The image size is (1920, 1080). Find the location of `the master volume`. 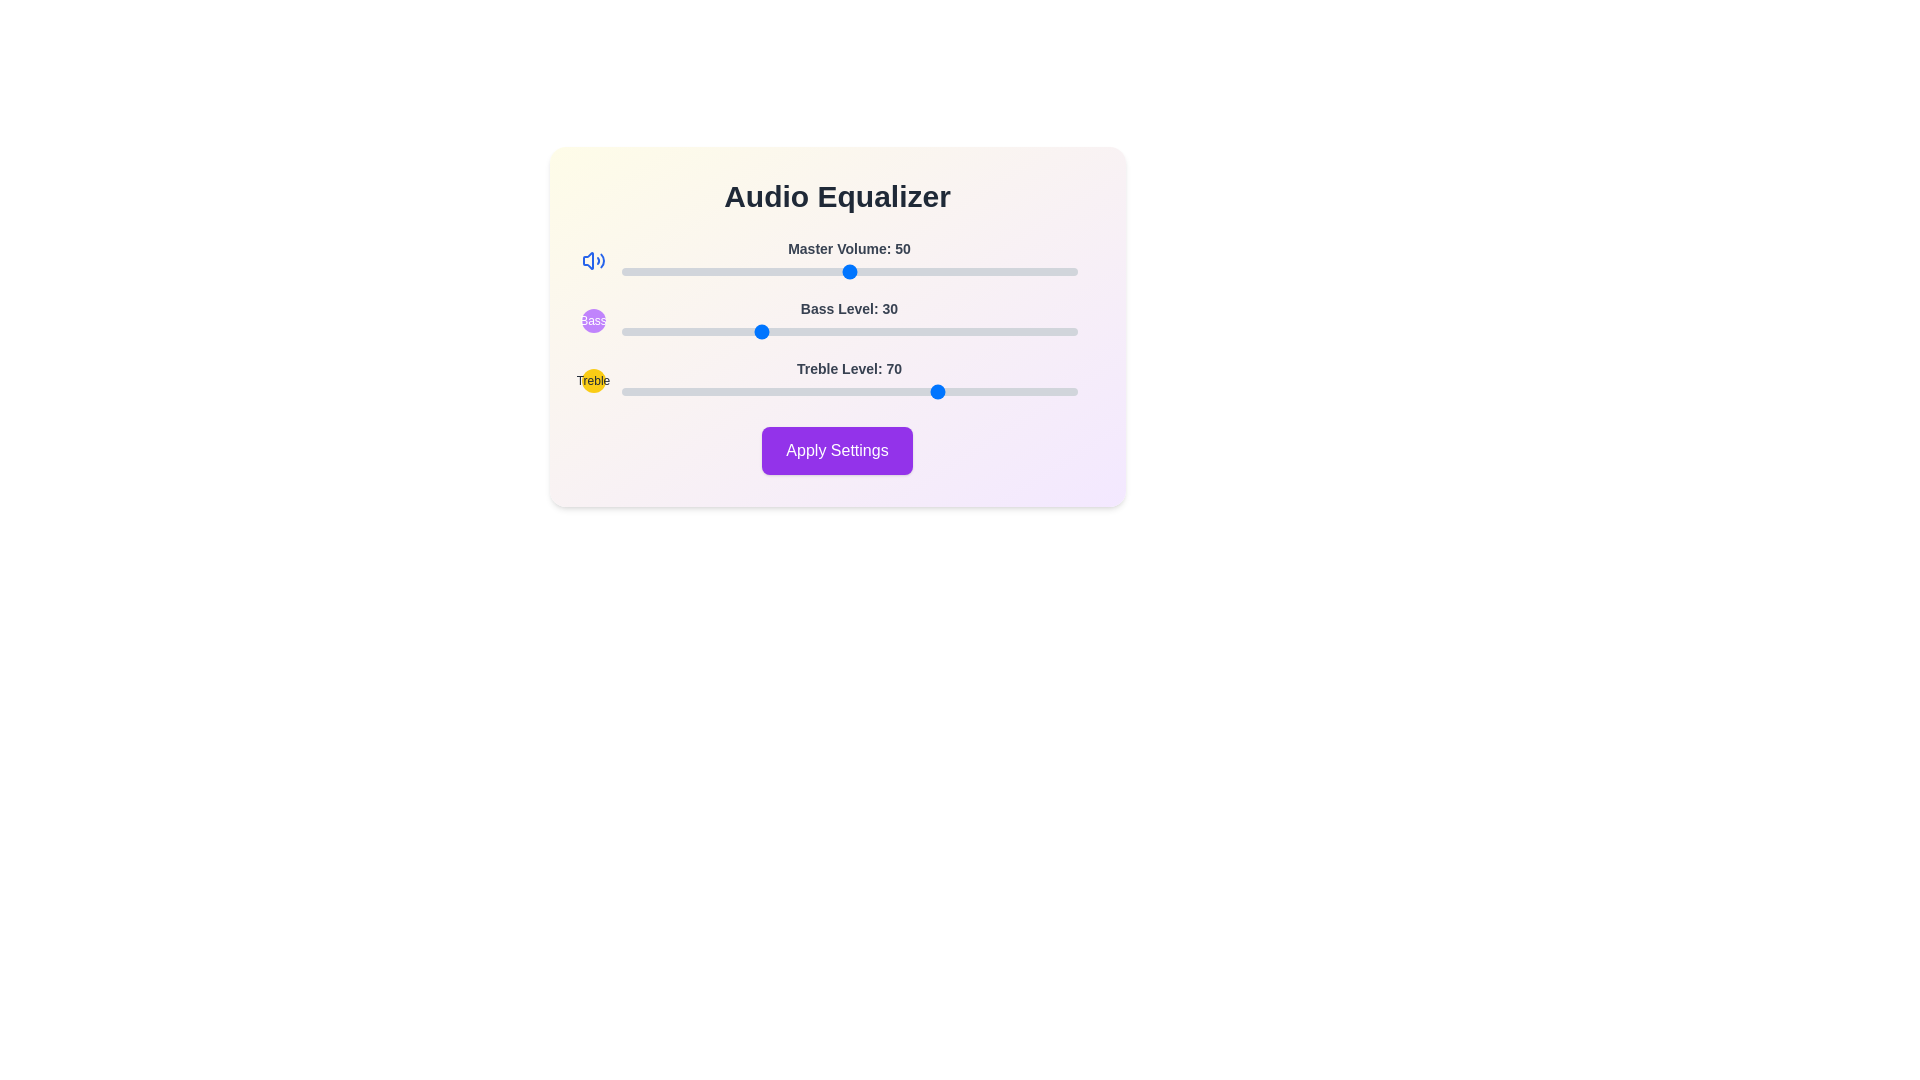

the master volume is located at coordinates (689, 272).